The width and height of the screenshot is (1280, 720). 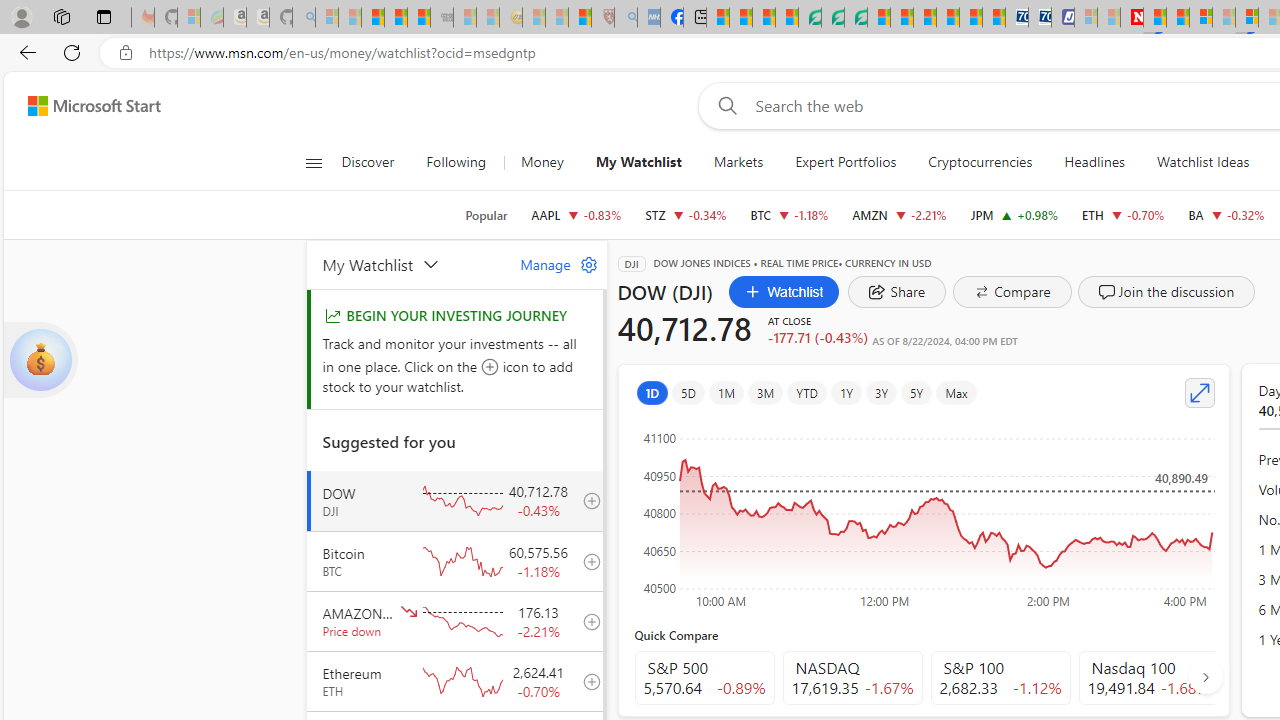 What do you see at coordinates (312, 162) in the screenshot?
I see `'Class: button-glyph'` at bounding box center [312, 162].